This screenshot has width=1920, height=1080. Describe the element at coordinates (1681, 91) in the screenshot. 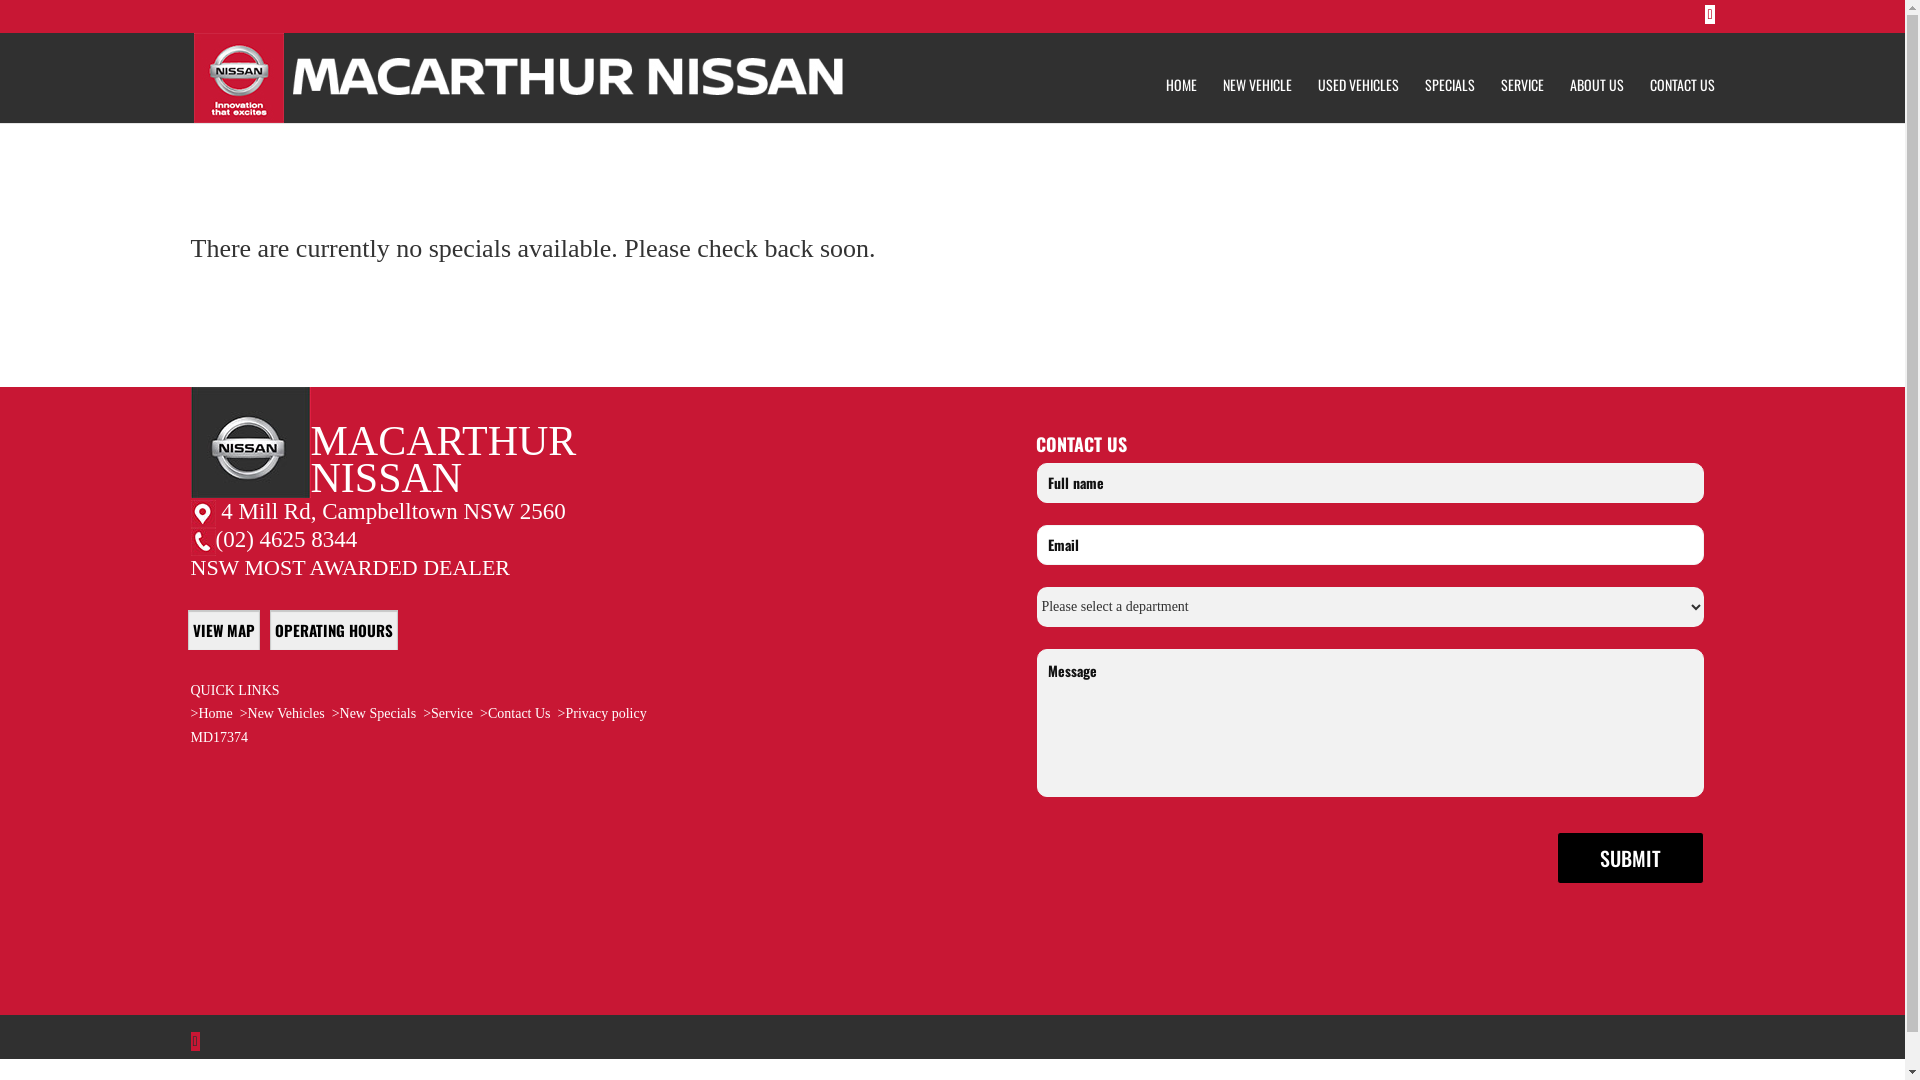

I see `'CONTACT US'` at that location.